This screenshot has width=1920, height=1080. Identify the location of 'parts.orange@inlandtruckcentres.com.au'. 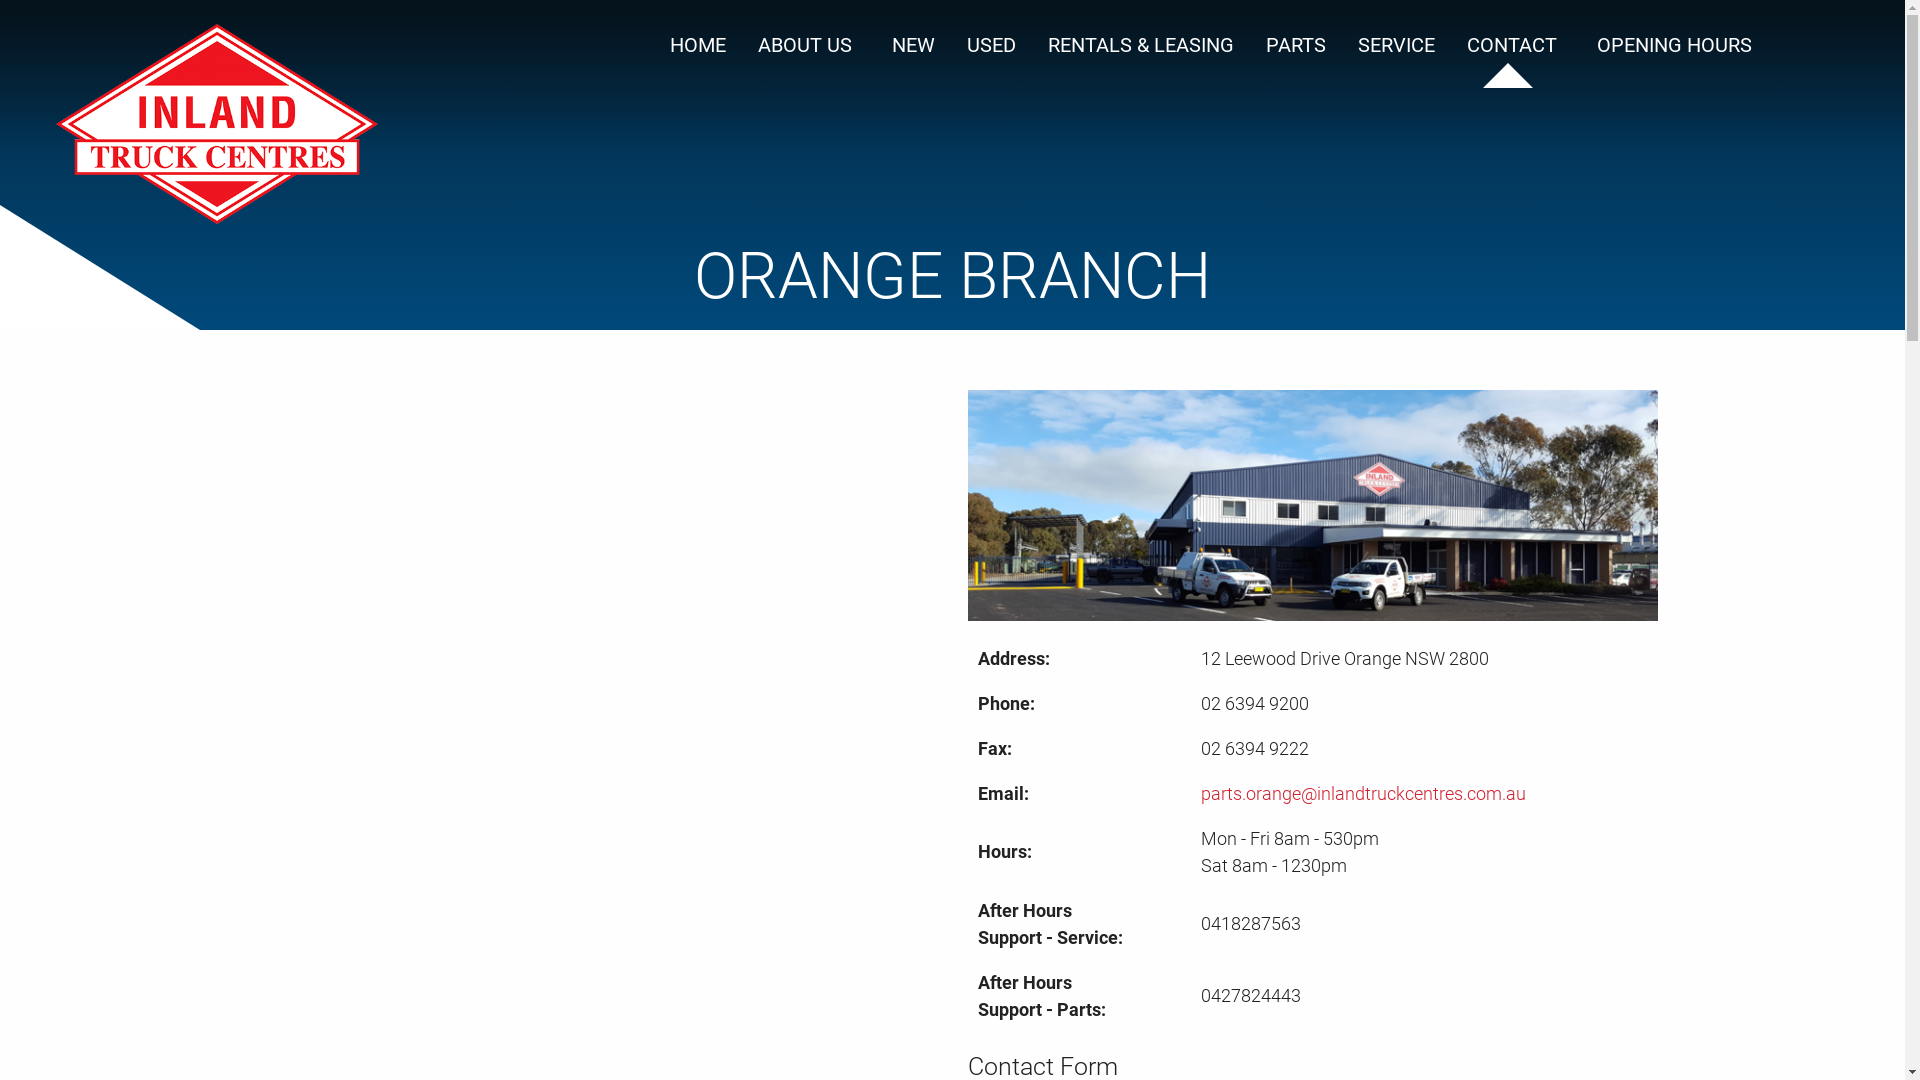
(1362, 792).